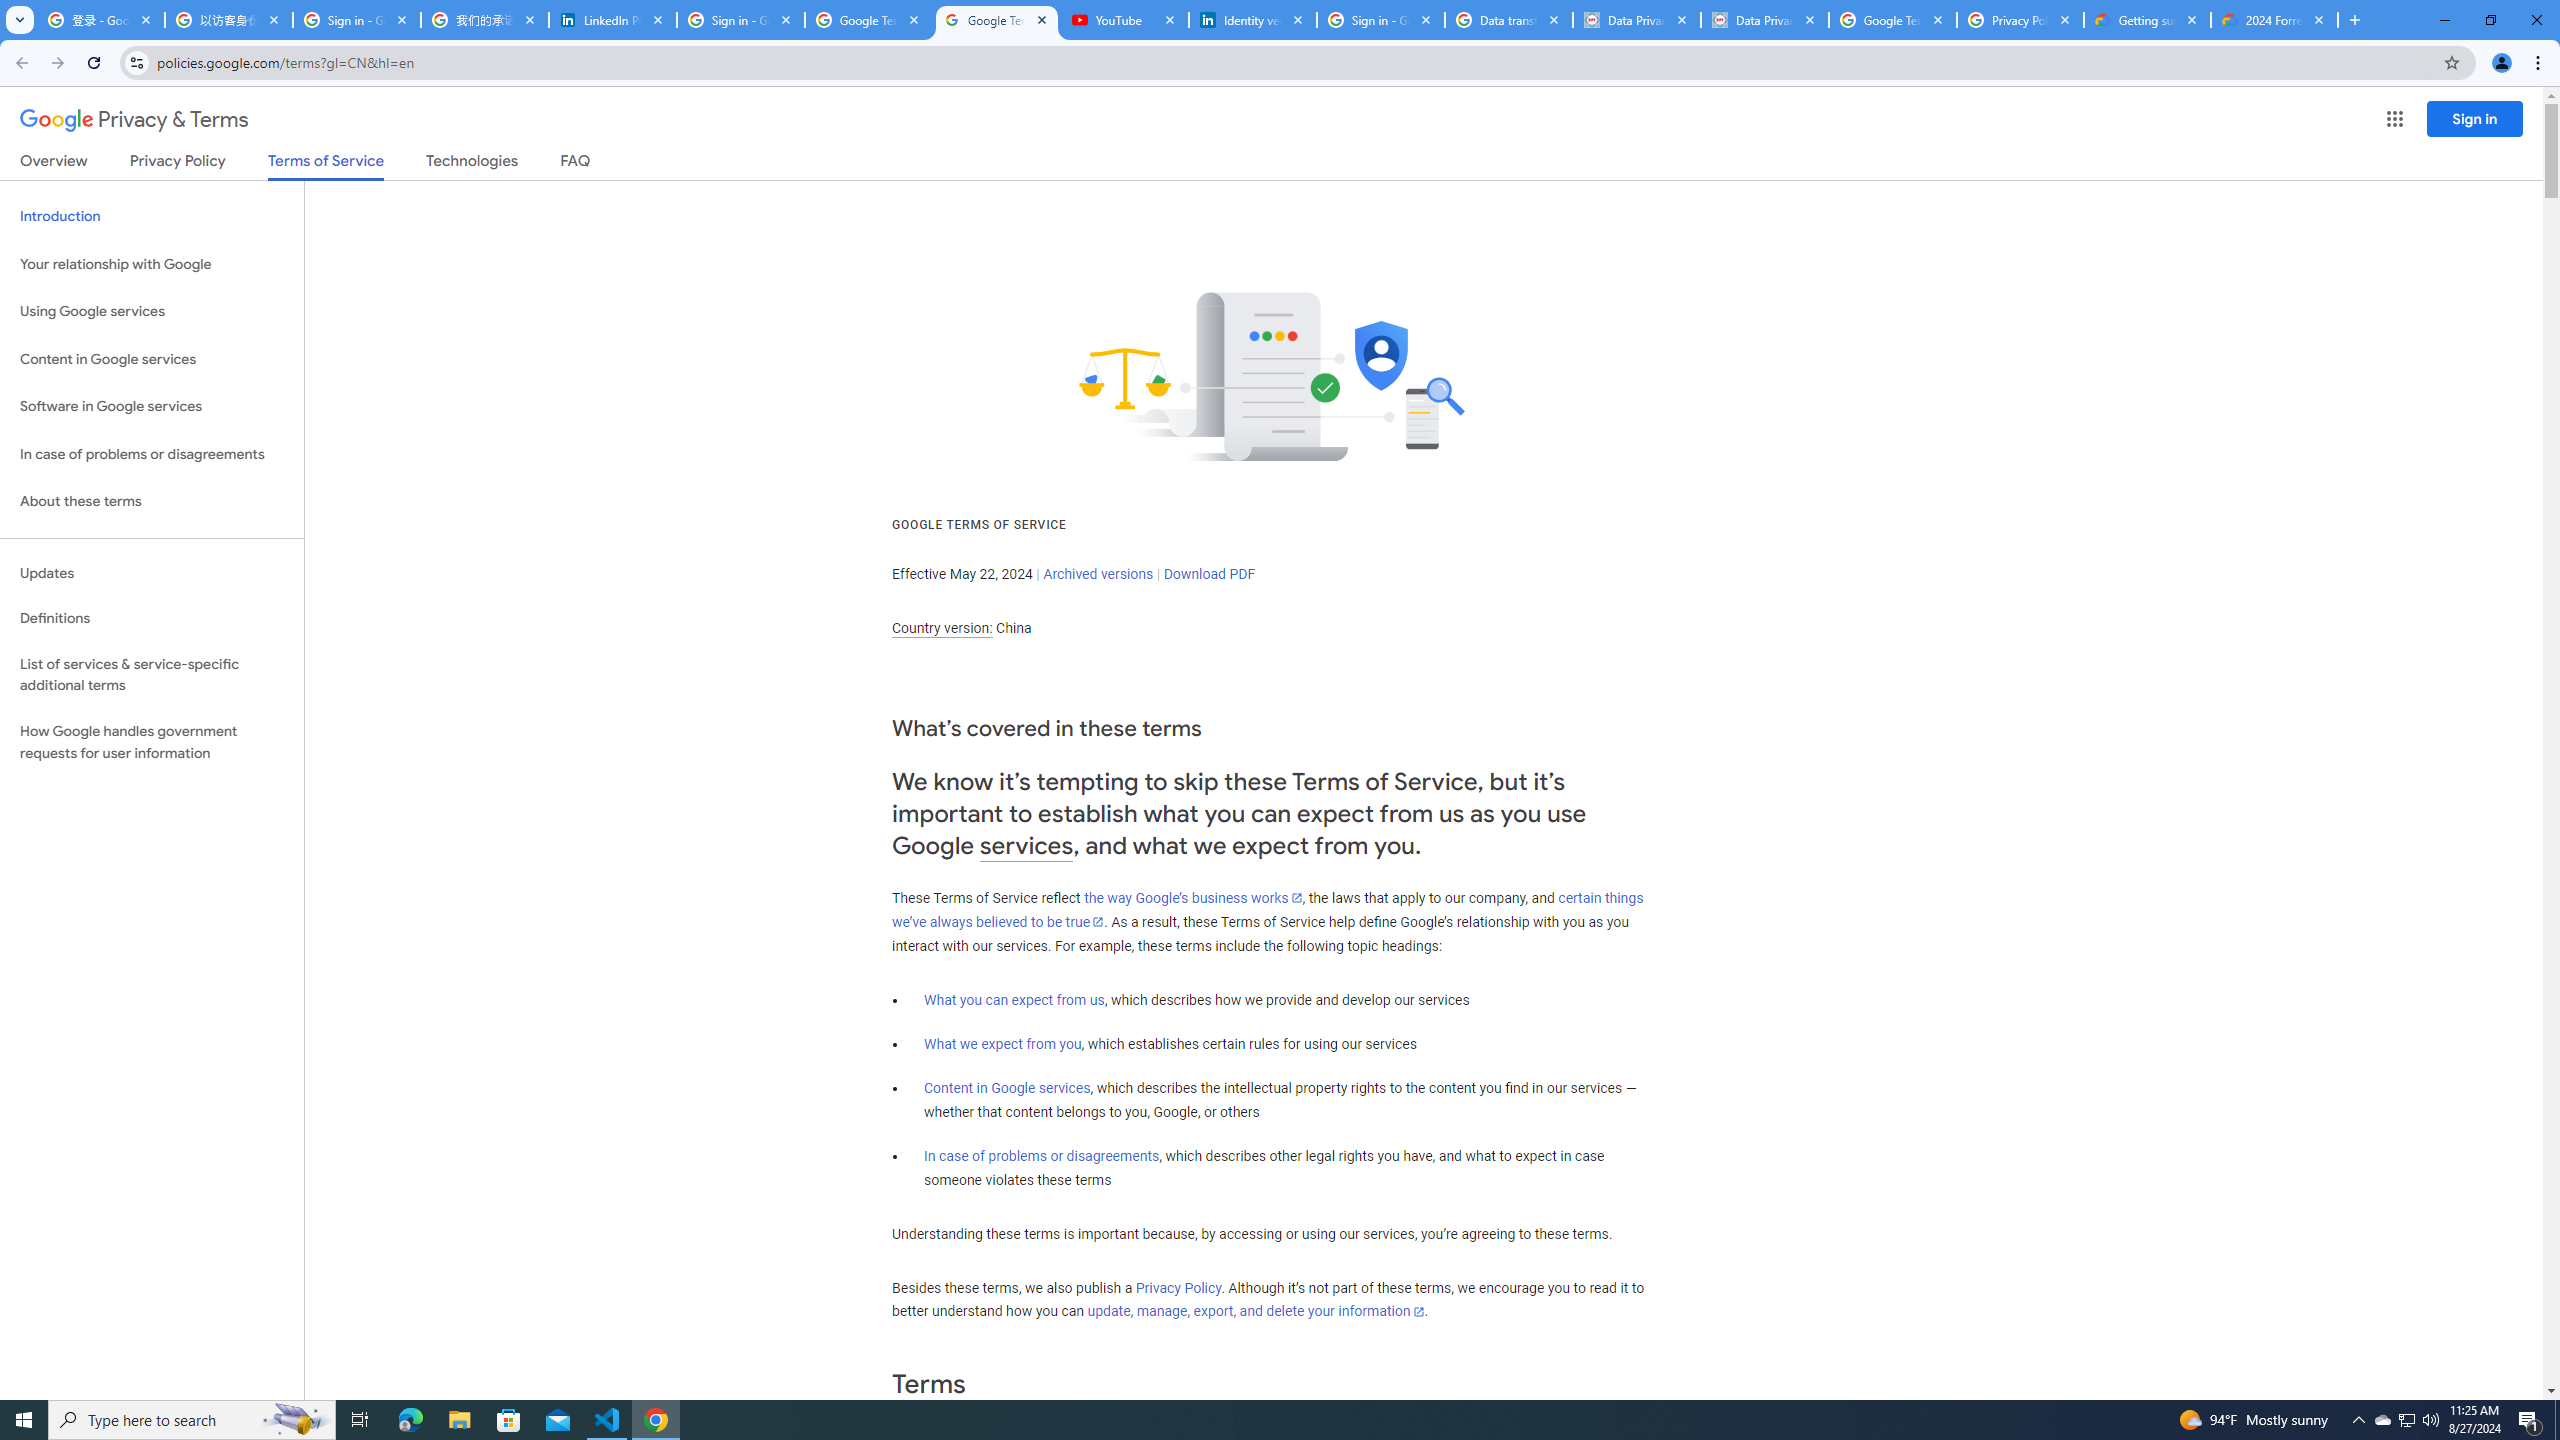  What do you see at coordinates (2443, 19) in the screenshot?
I see `'Minimize'` at bounding box center [2443, 19].